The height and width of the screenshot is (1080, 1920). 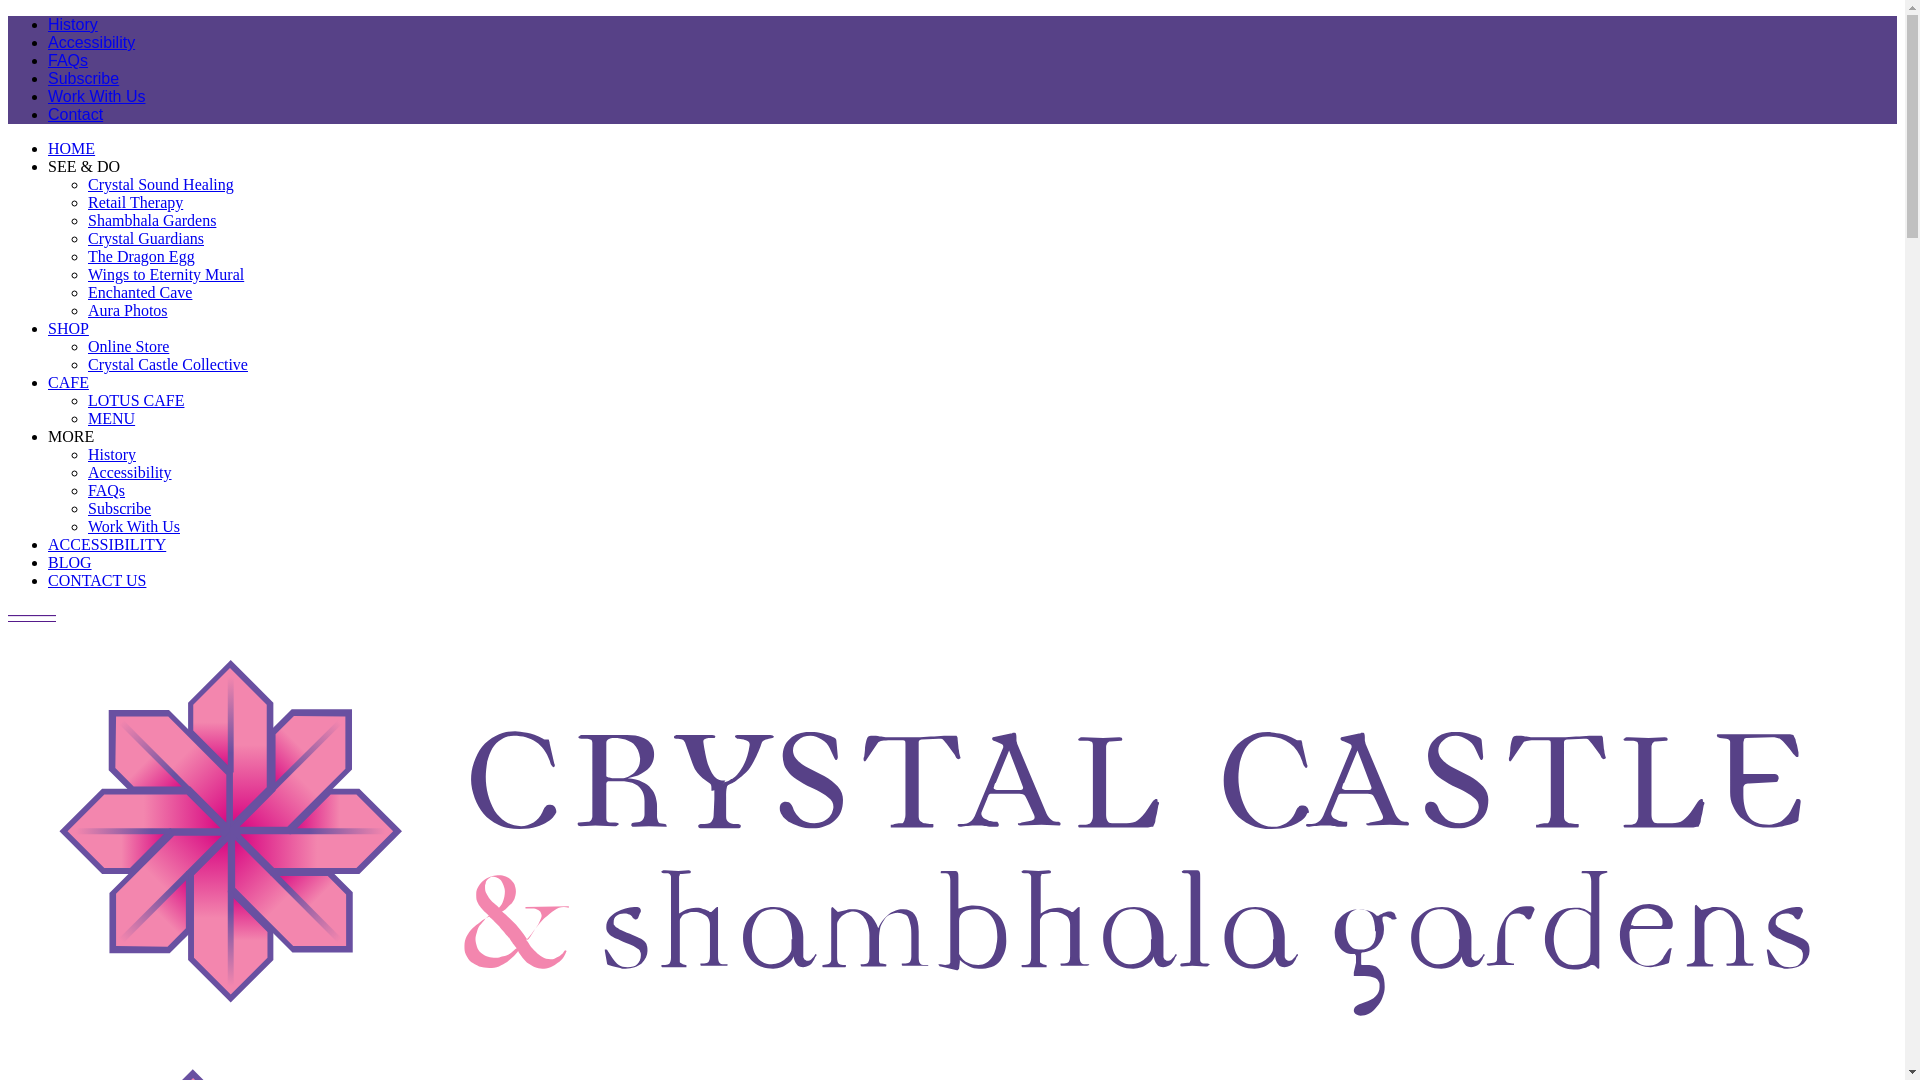 What do you see at coordinates (71, 435) in the screenshot?
I see `'MORE'` at bounding box center [71, 435].